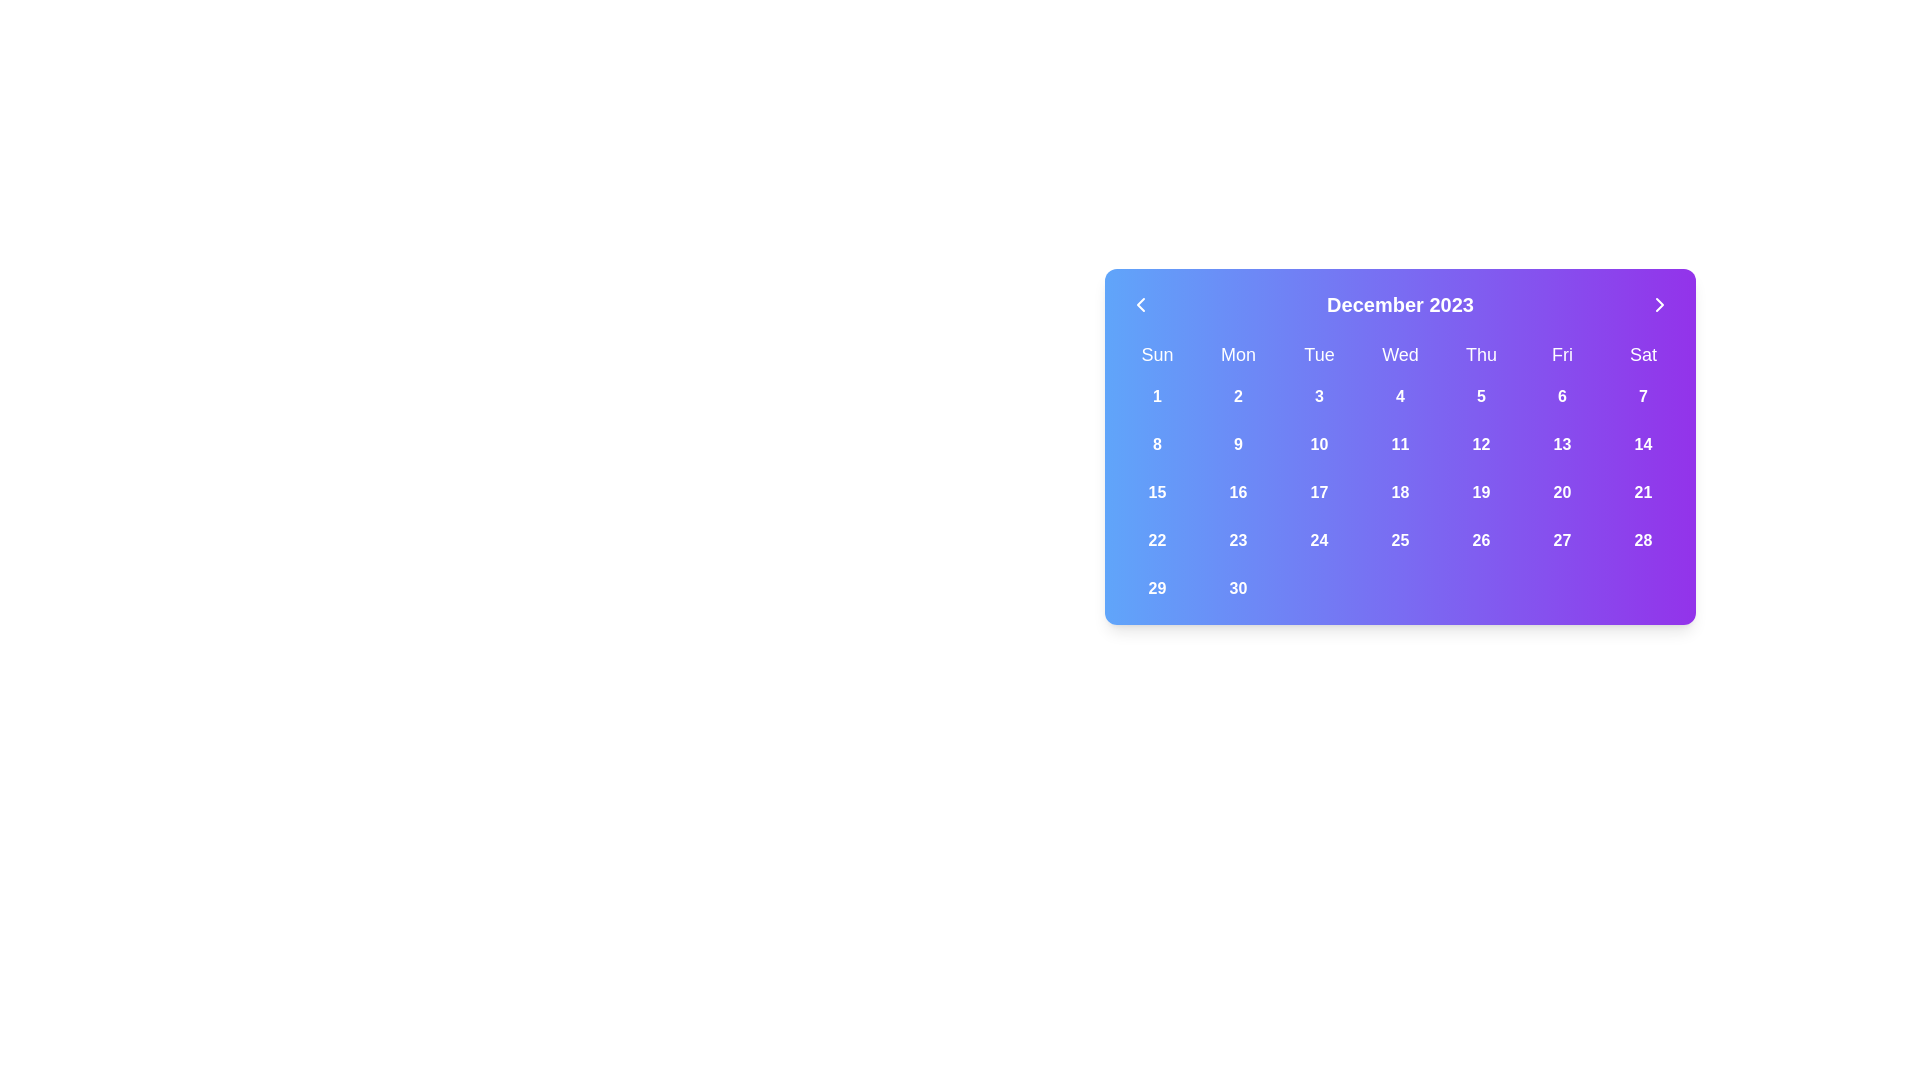  Describe the element at coordinates (1237, 443) in the screenshot. I see `the button labeled '9' in the calendar grid for December 2023` at that location.